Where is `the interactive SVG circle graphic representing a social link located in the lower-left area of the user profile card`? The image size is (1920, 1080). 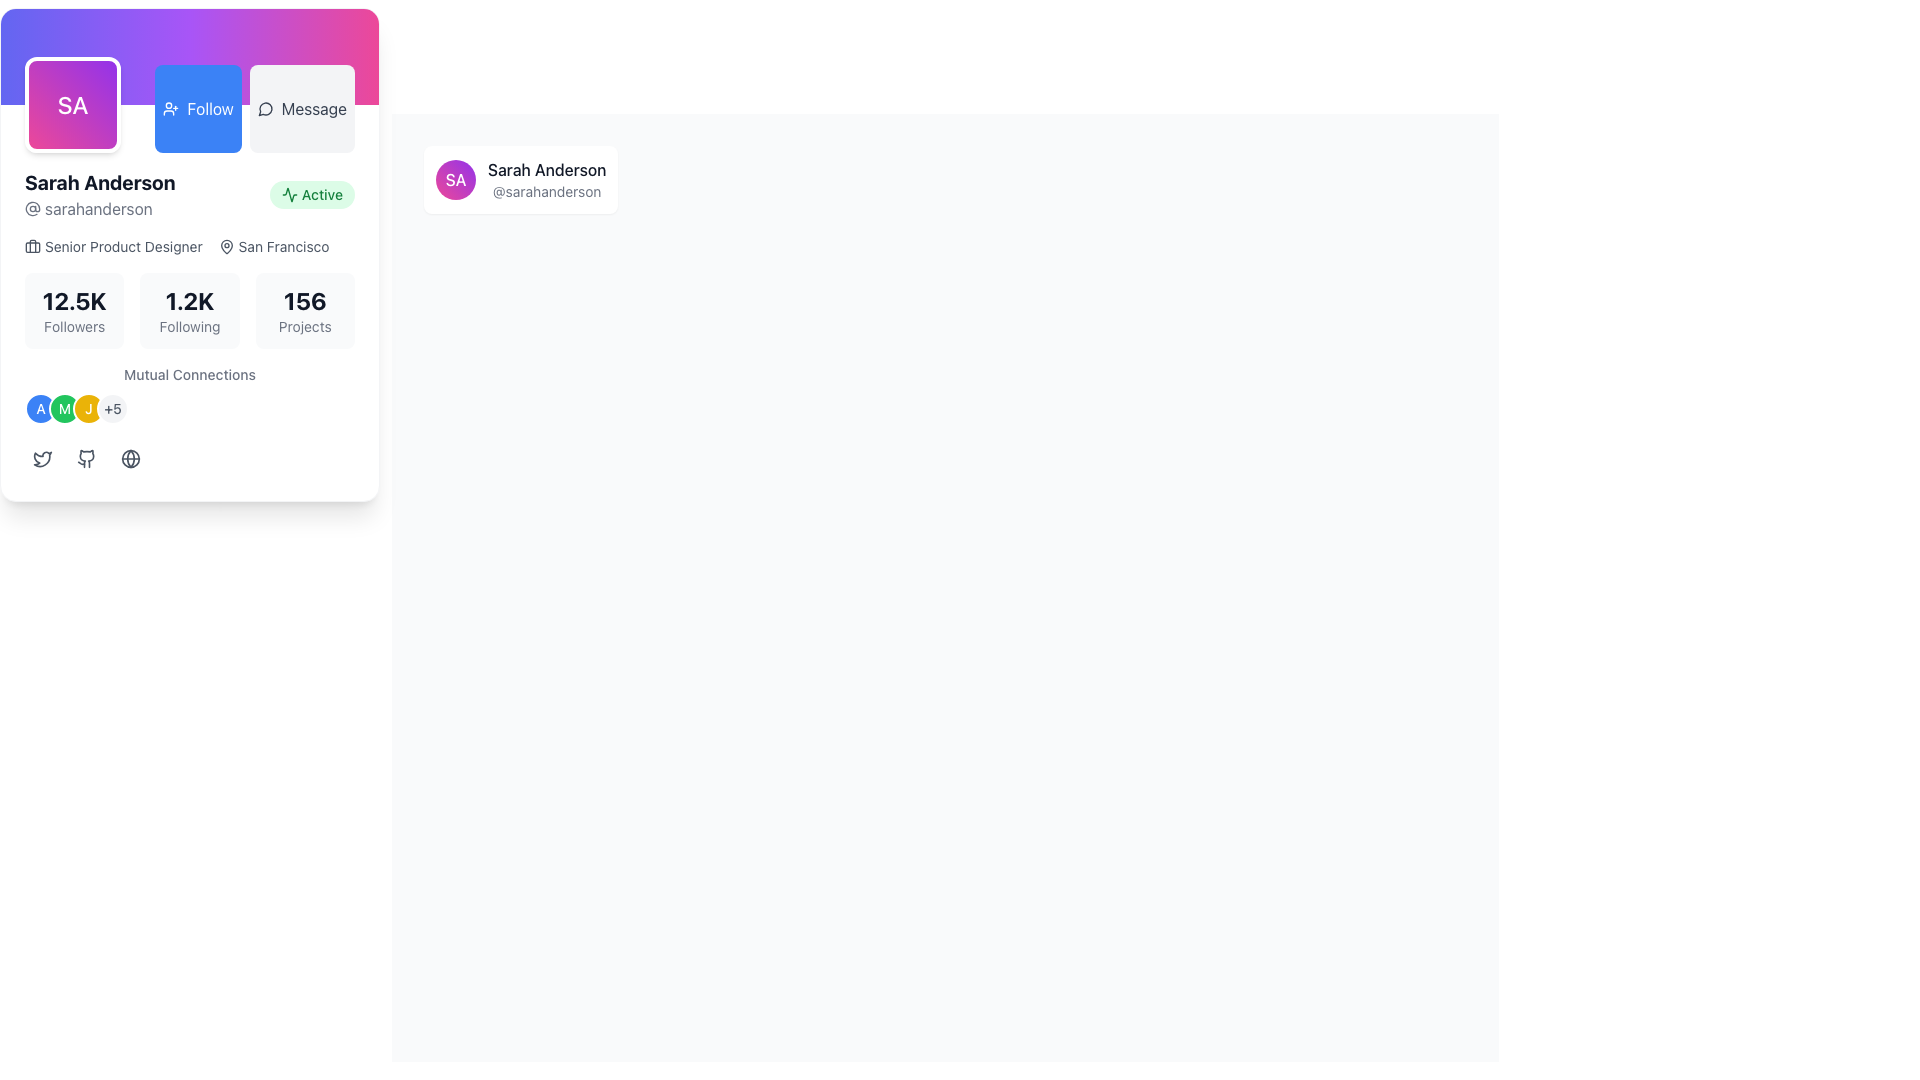 the interactive SVG circle graphic representing a social link located in the lower-left area of the user profile card is located at coordinates (129, 459).